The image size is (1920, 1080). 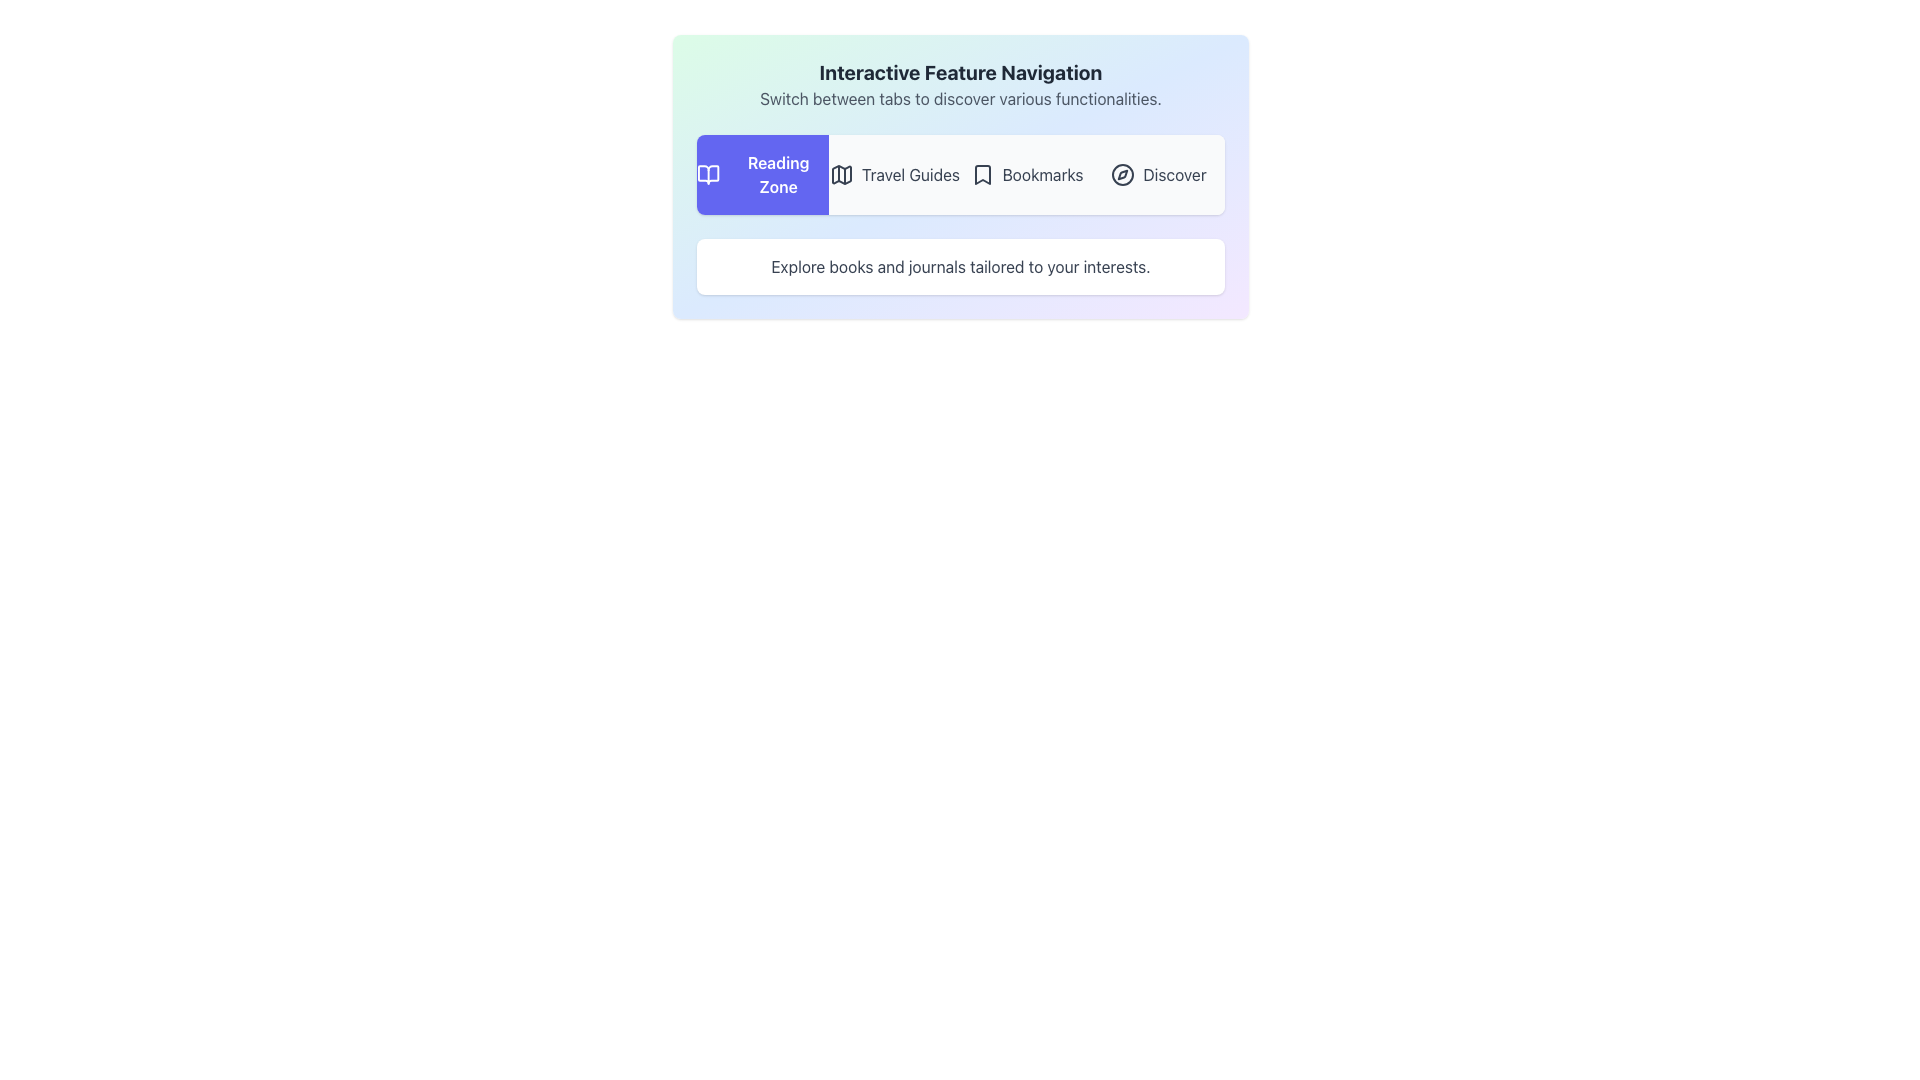 I want to click on the compass-like icon located in the fourth tab of the tabbed navigation bar labeled 'Discover', so click(x=1123, y=173).